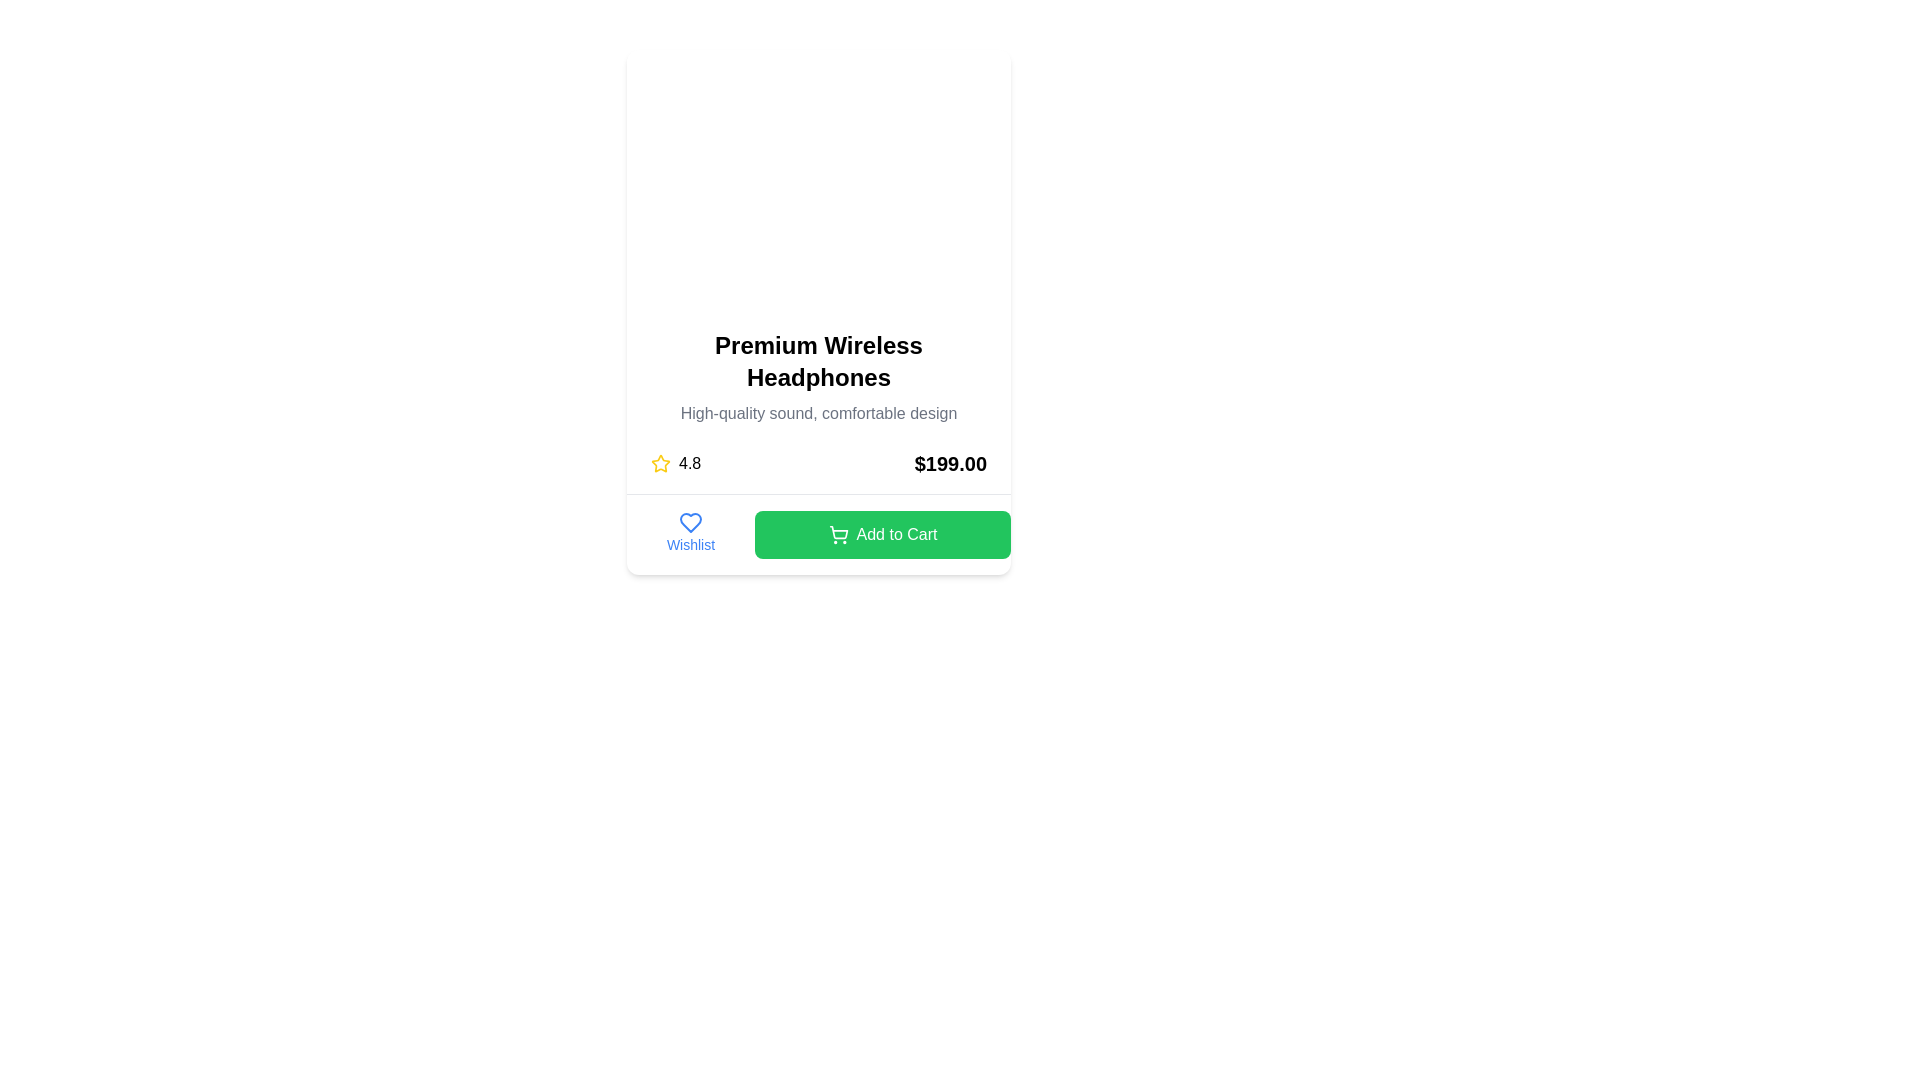  What do you see at coordinates (819, 463) in the screenshot?
I see `the rating indicator and price label in the Information row` at bounding box center [819, 463].